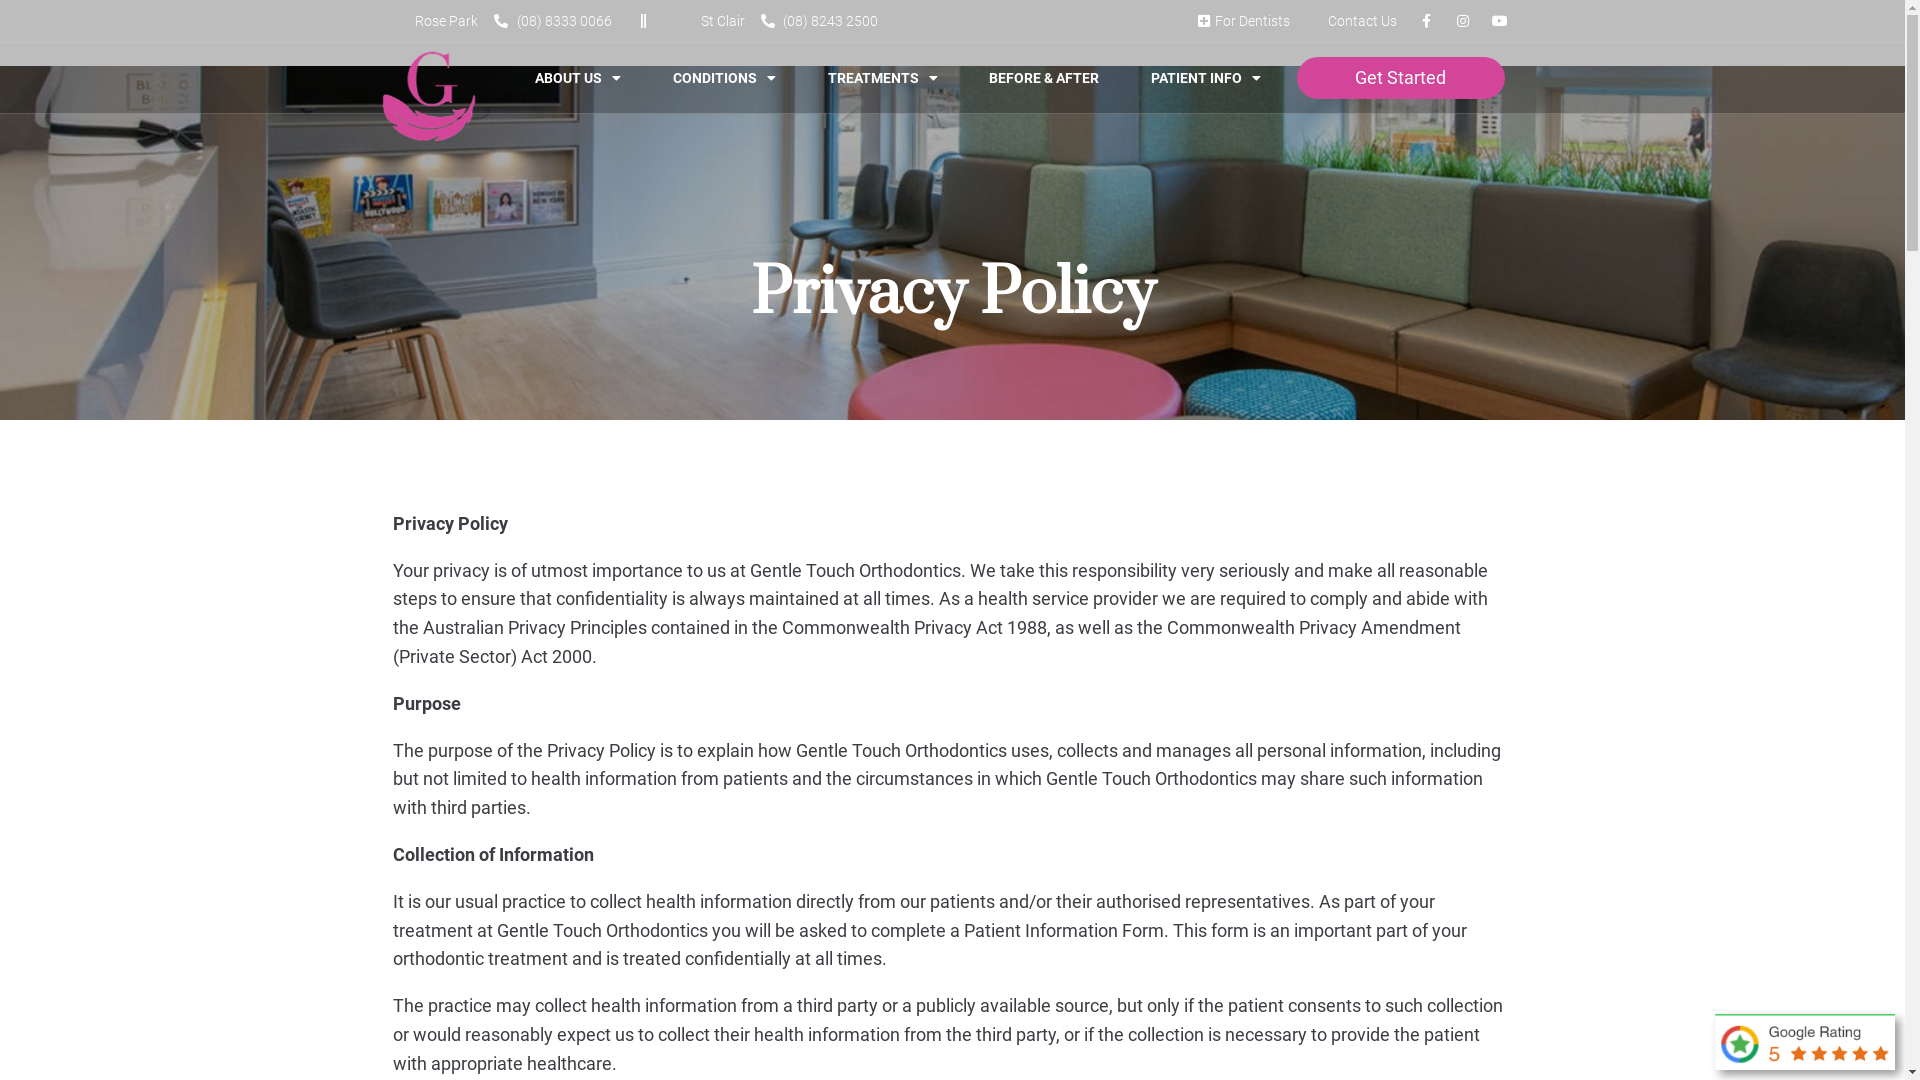 This screenshot has height=1080, width=1920. What do you see at coordinates (1305, 20) in the screenshot?
I see `'Contact Us'` at bounding box center [1305, 20].